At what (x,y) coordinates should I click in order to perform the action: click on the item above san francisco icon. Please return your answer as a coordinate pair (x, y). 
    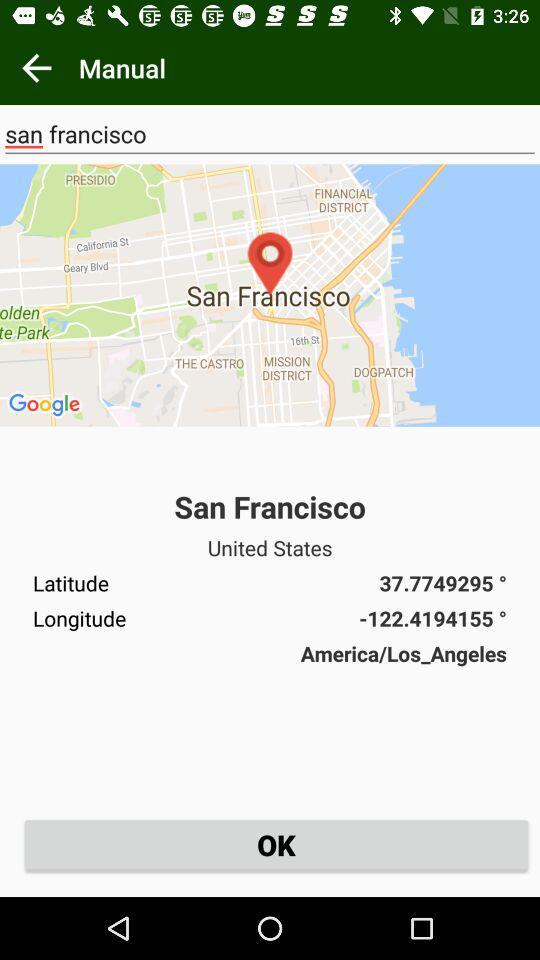
    Looking at the image, I should click on (36, 68).